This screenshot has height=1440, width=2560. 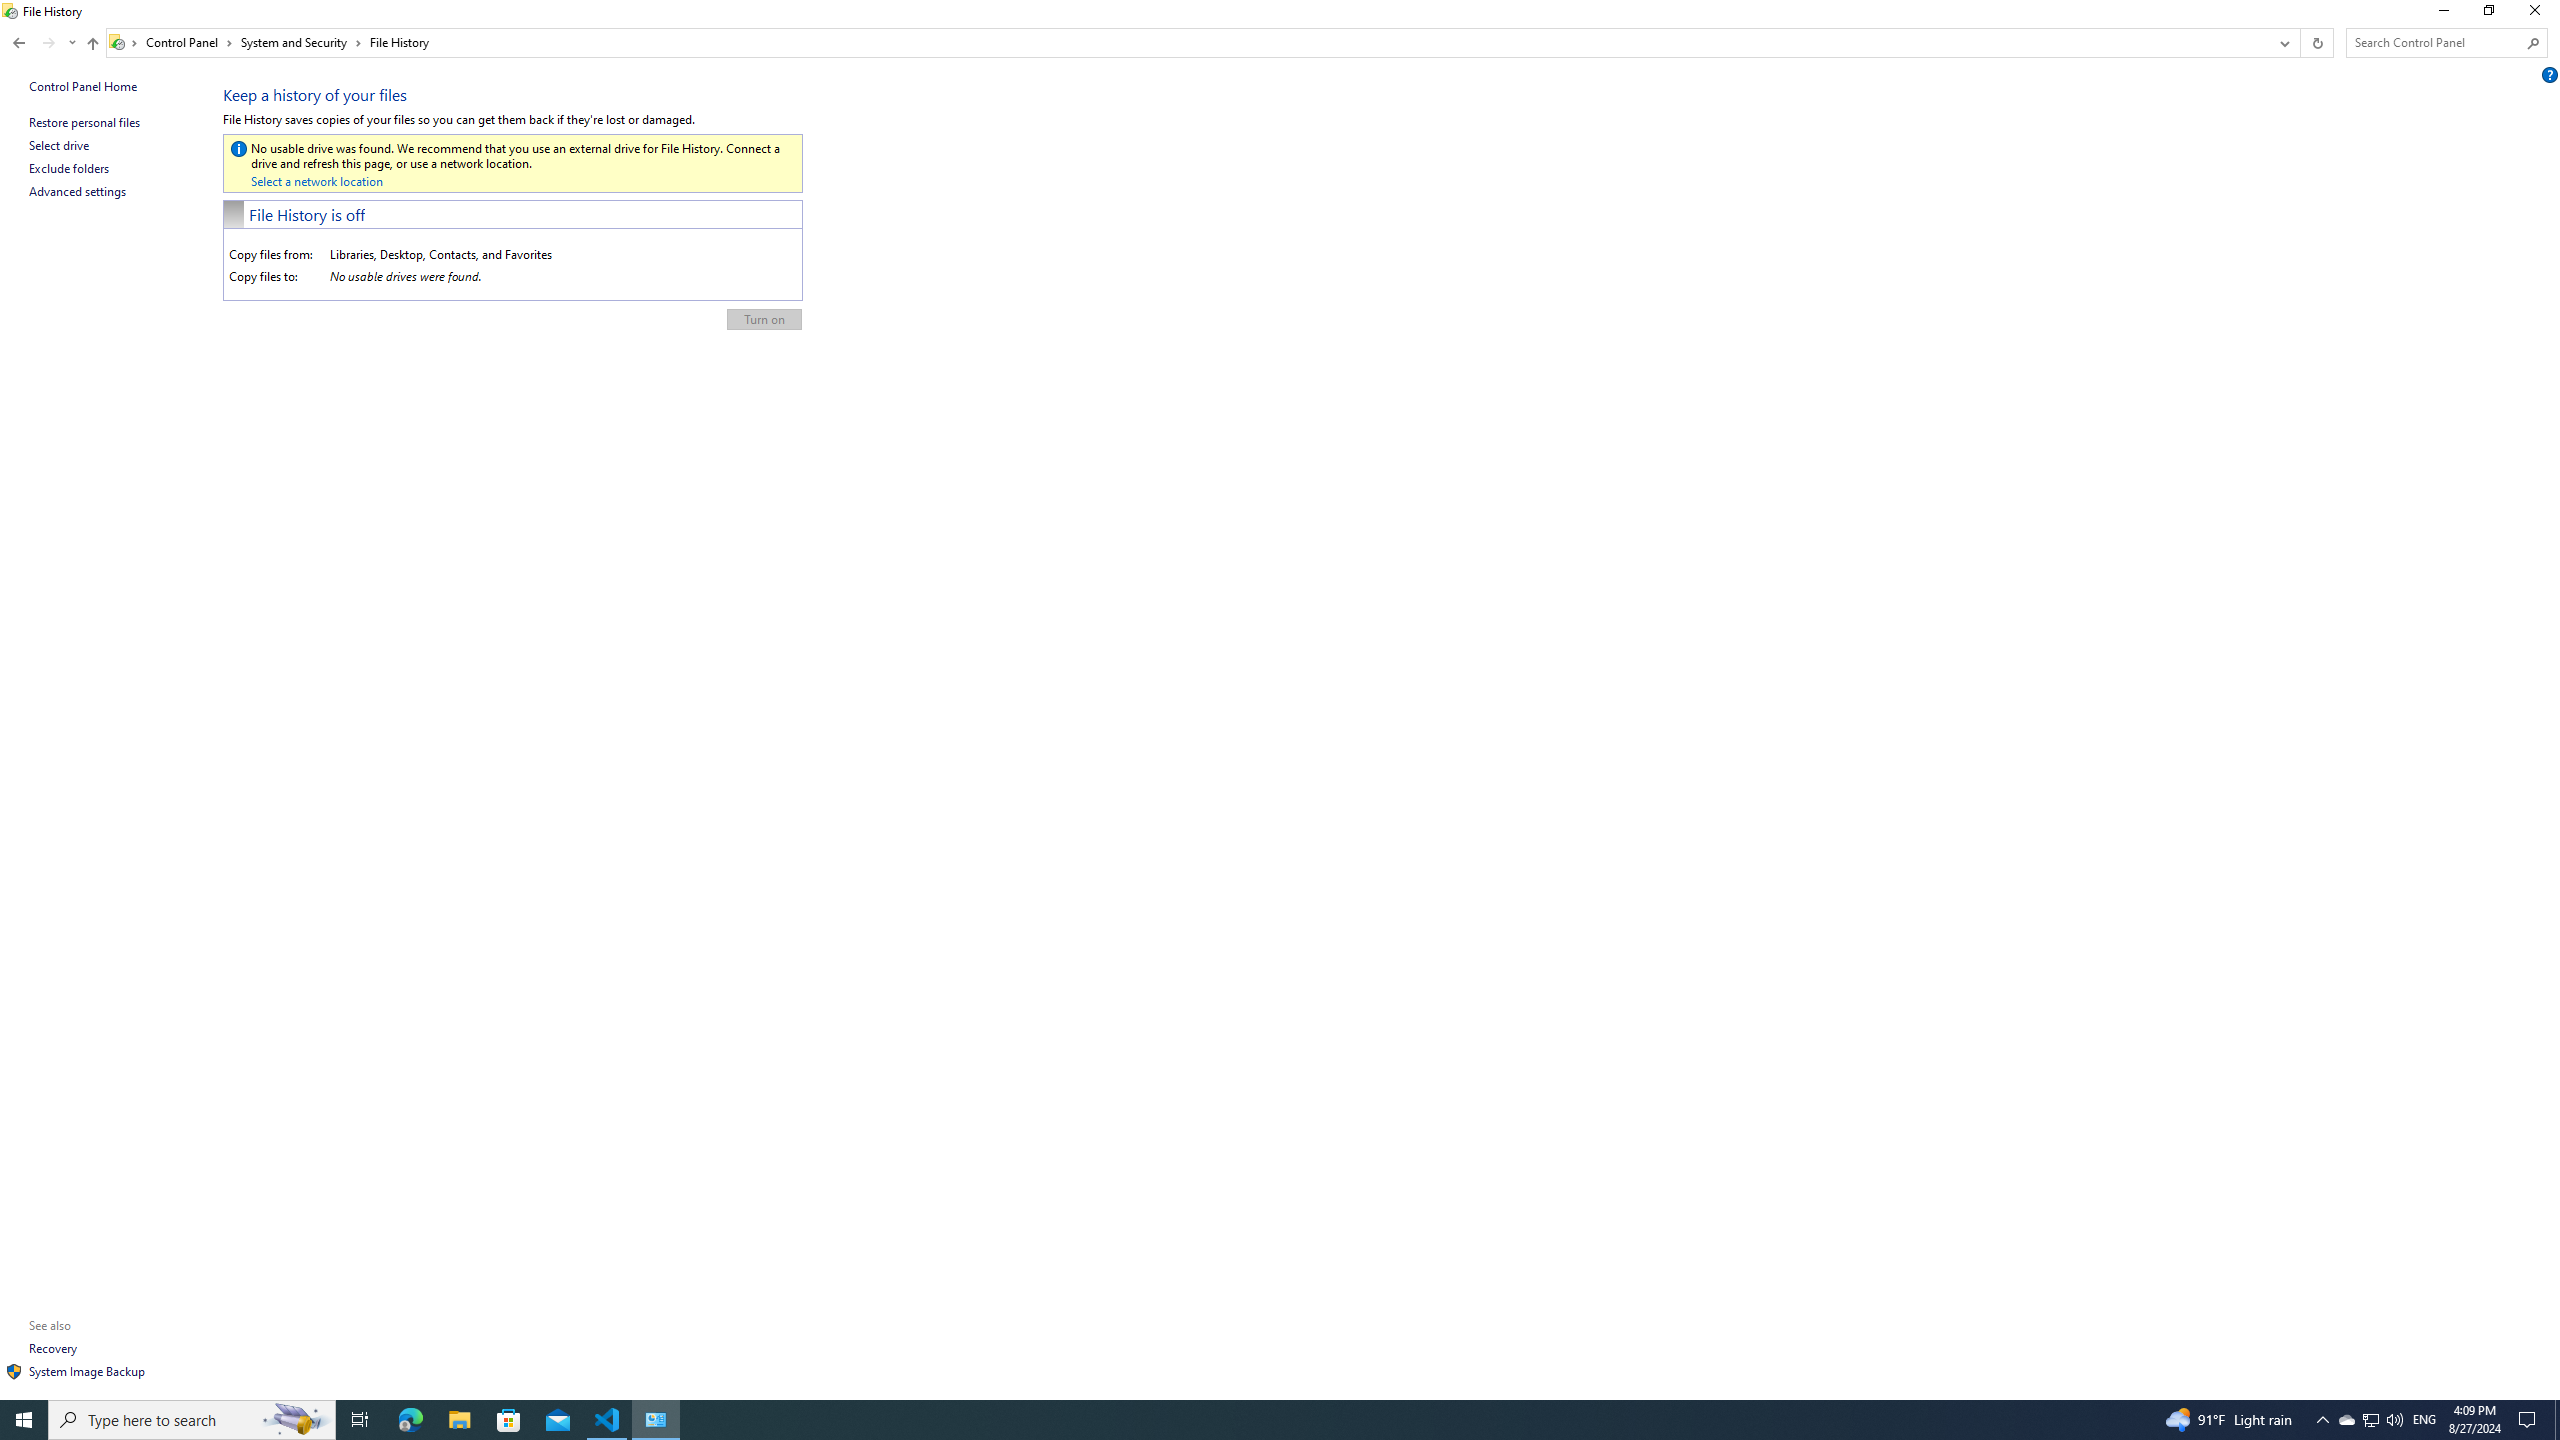 What do you see at coordinates (1186, 42) in the screenshot?
I see `'Address: Control Panel\System and Security\File History'` at bounding box center [1186, 42].